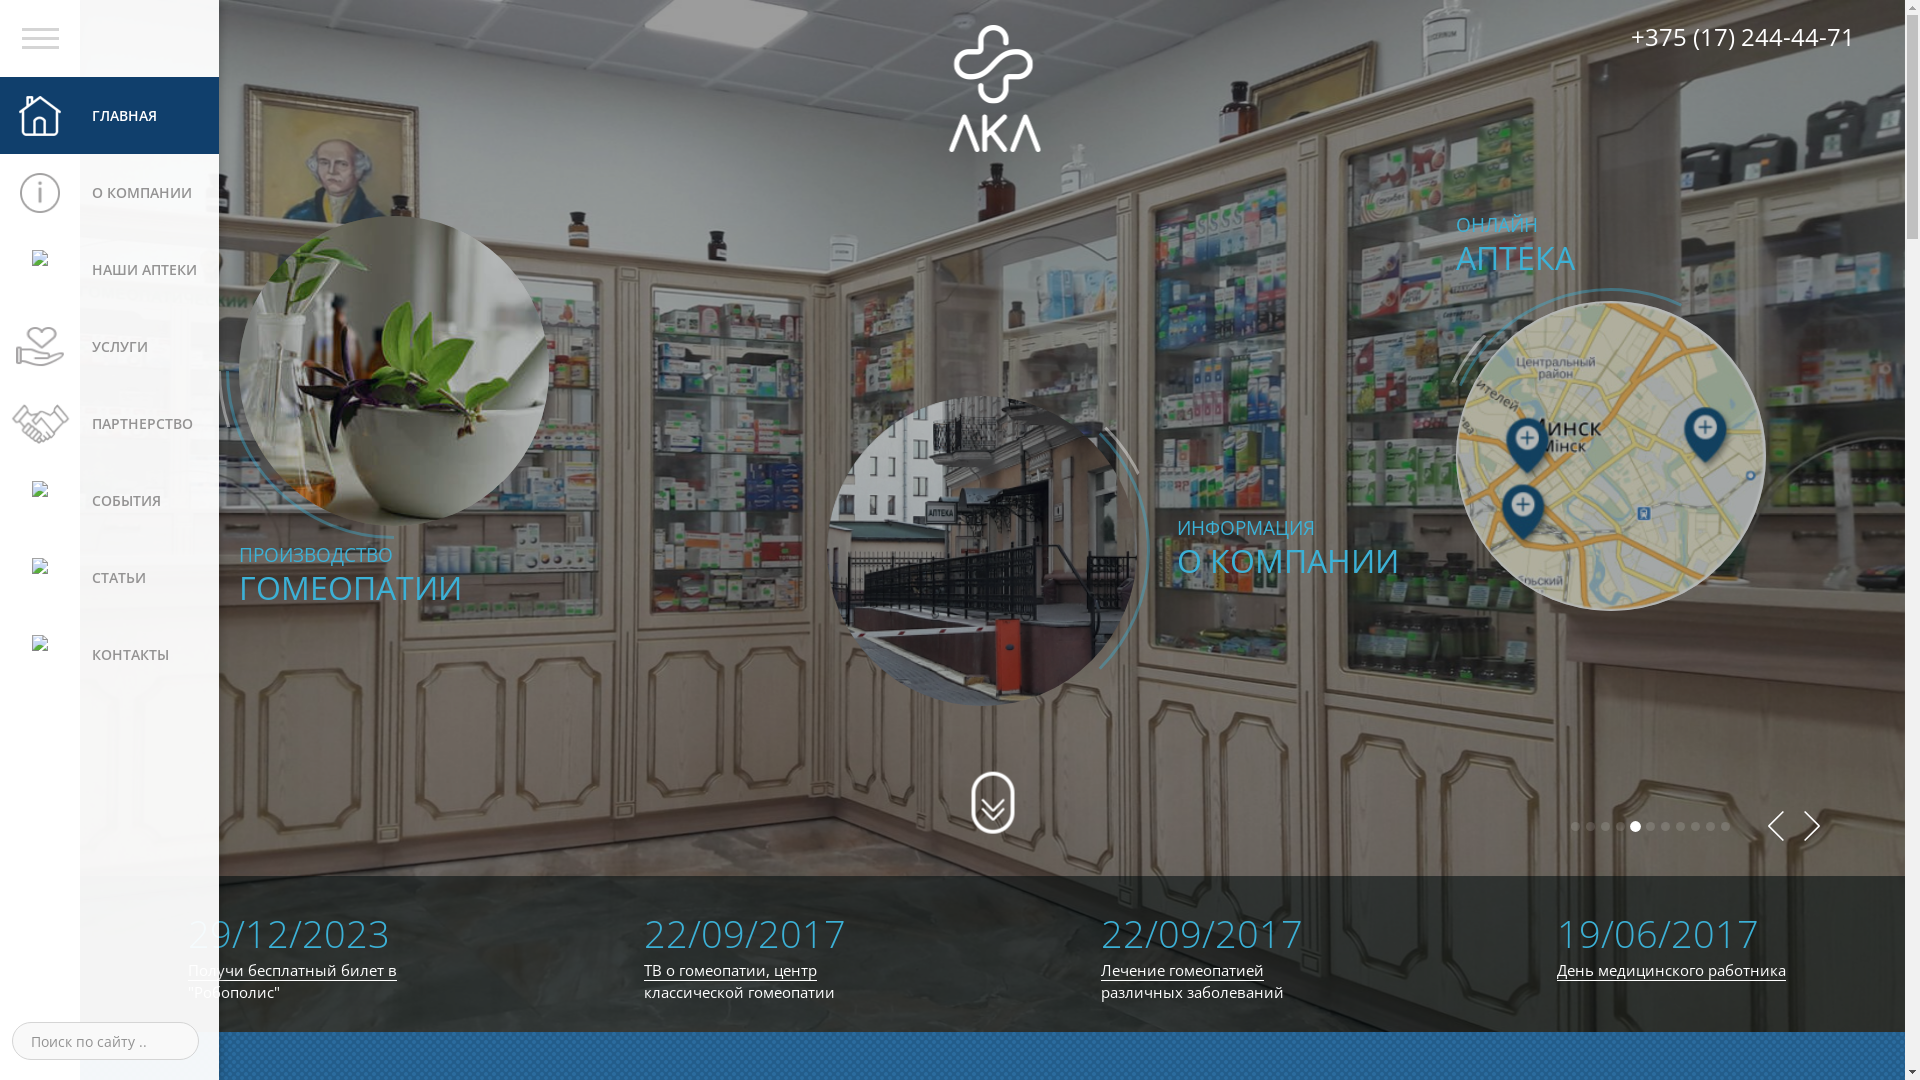 The width and height of the screenshot is (1920, 1080). I want to click on '5', so click(1631, 826).